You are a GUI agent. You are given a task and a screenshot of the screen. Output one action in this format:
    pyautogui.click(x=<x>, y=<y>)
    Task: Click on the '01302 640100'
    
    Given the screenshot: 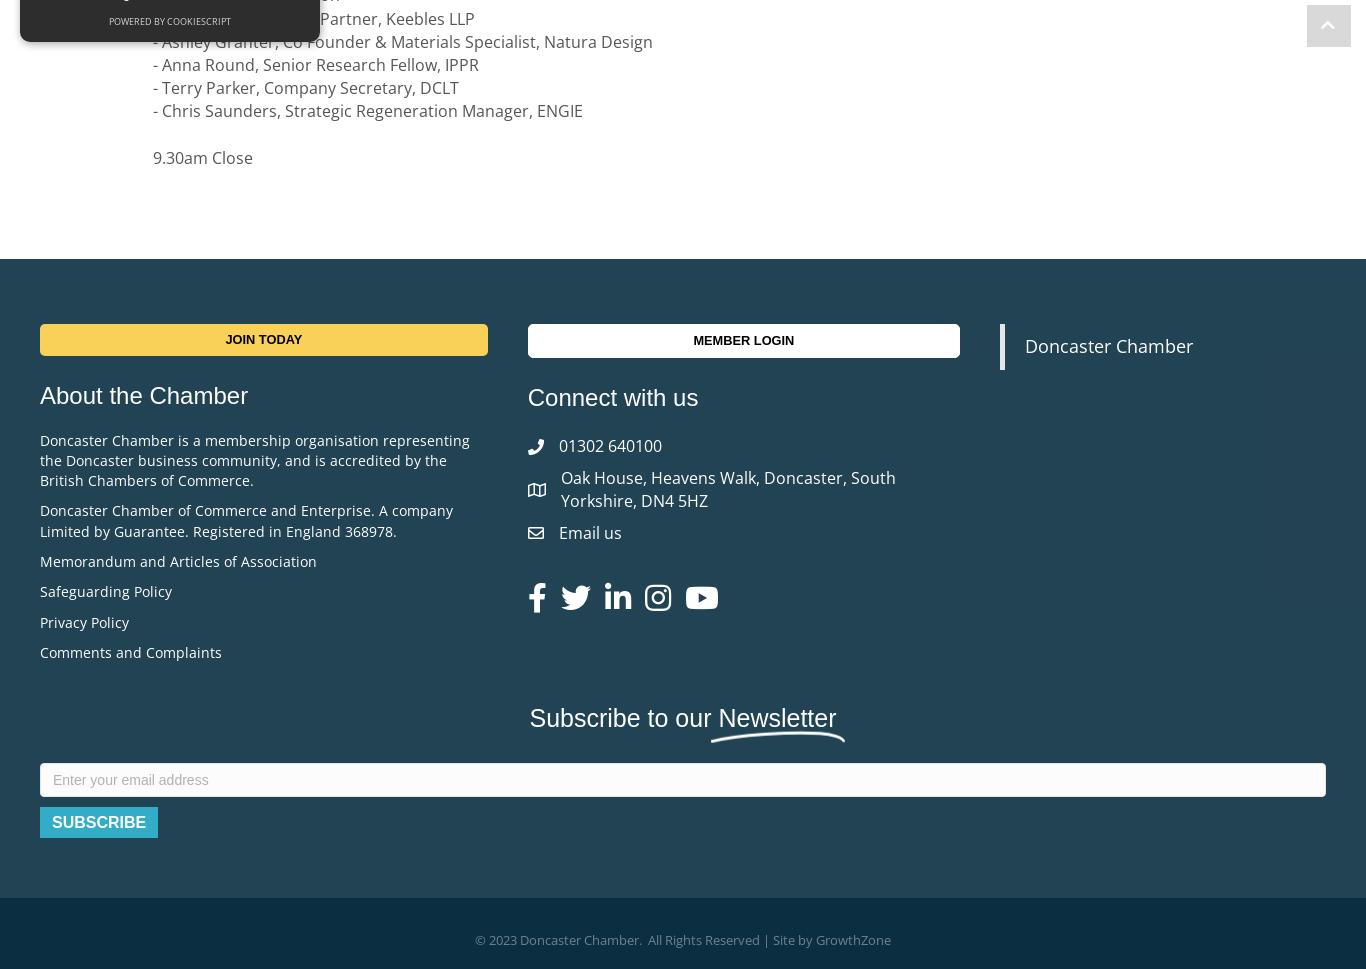 What is the action you would take?
    pyautogui.click(x=608, y=444)
    